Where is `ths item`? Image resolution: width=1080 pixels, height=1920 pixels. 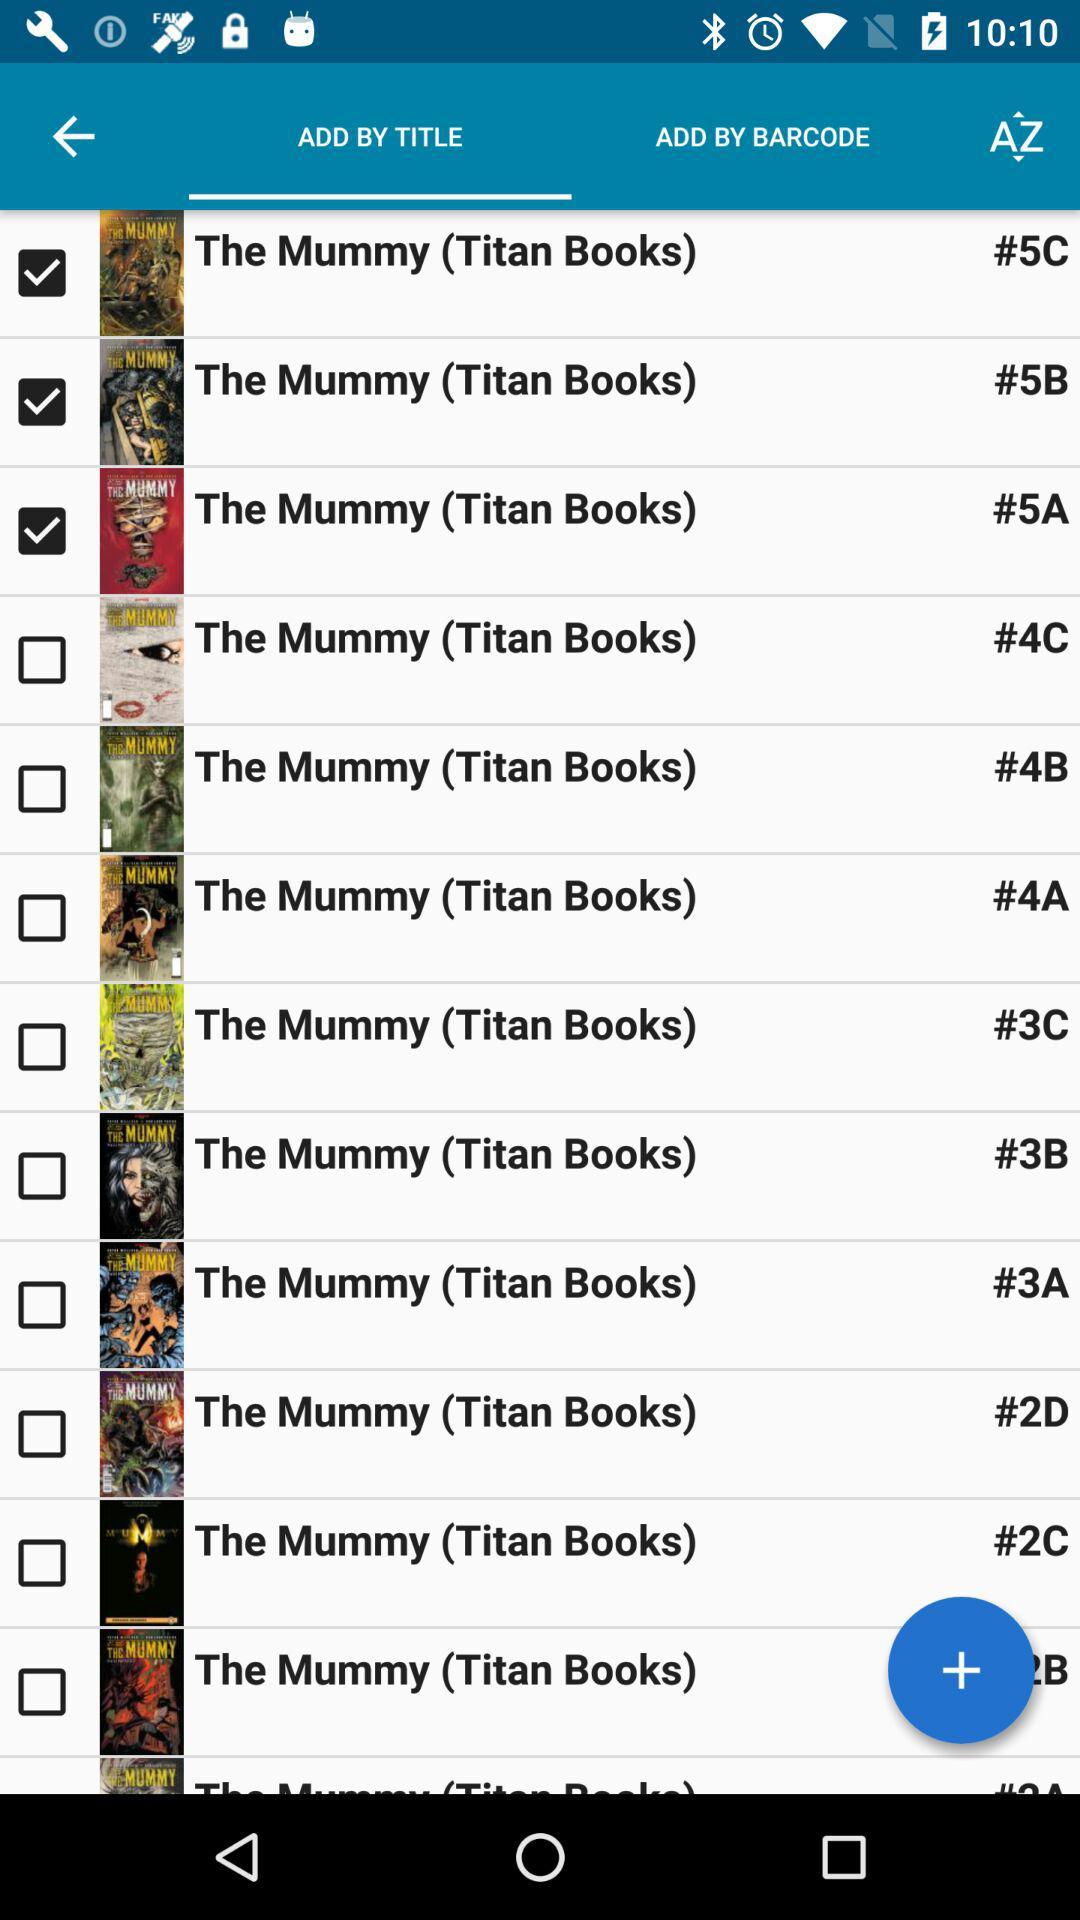 ths item is located at coordinates (48, 916).